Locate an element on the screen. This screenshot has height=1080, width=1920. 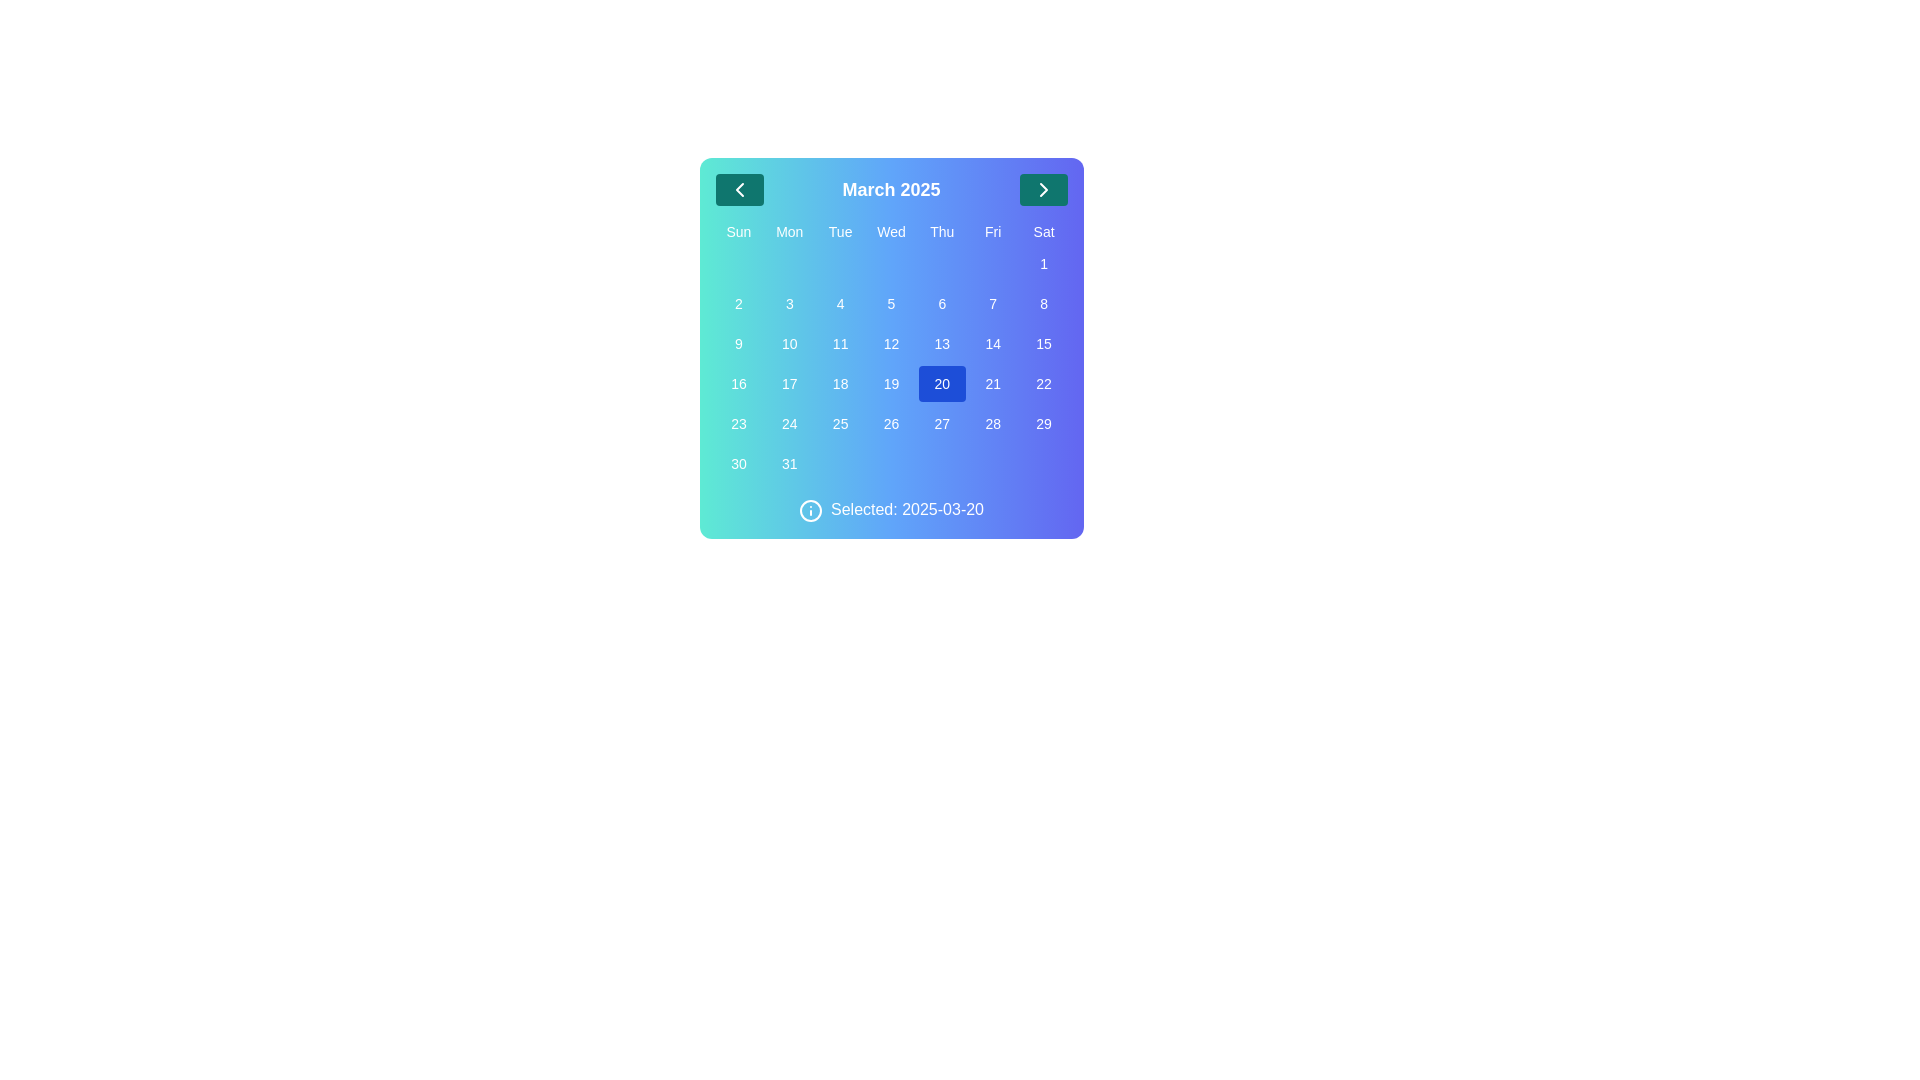
the button representing the ninth day of the month in the calendar interface is located at coordinates (738, 342).